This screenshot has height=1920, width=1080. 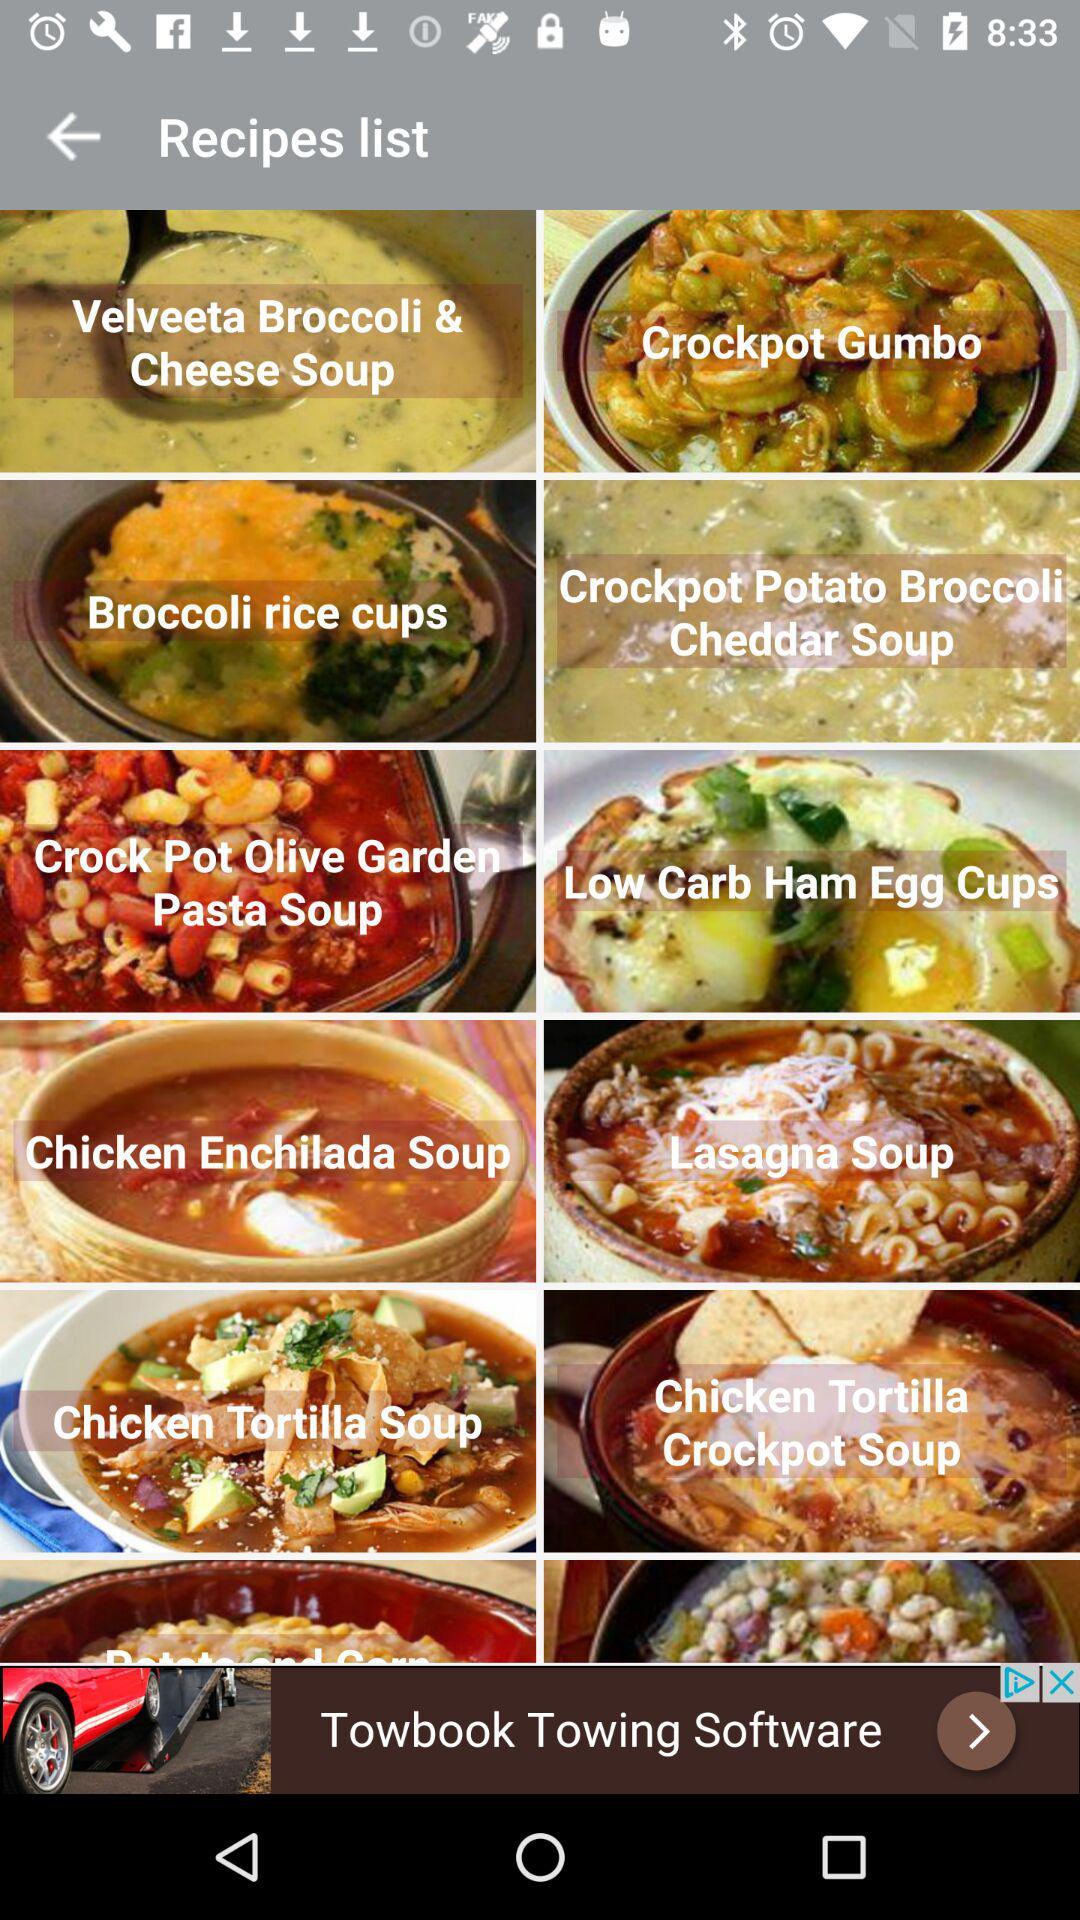 I want to click on advertisements image, so click(x=540, y=1727).